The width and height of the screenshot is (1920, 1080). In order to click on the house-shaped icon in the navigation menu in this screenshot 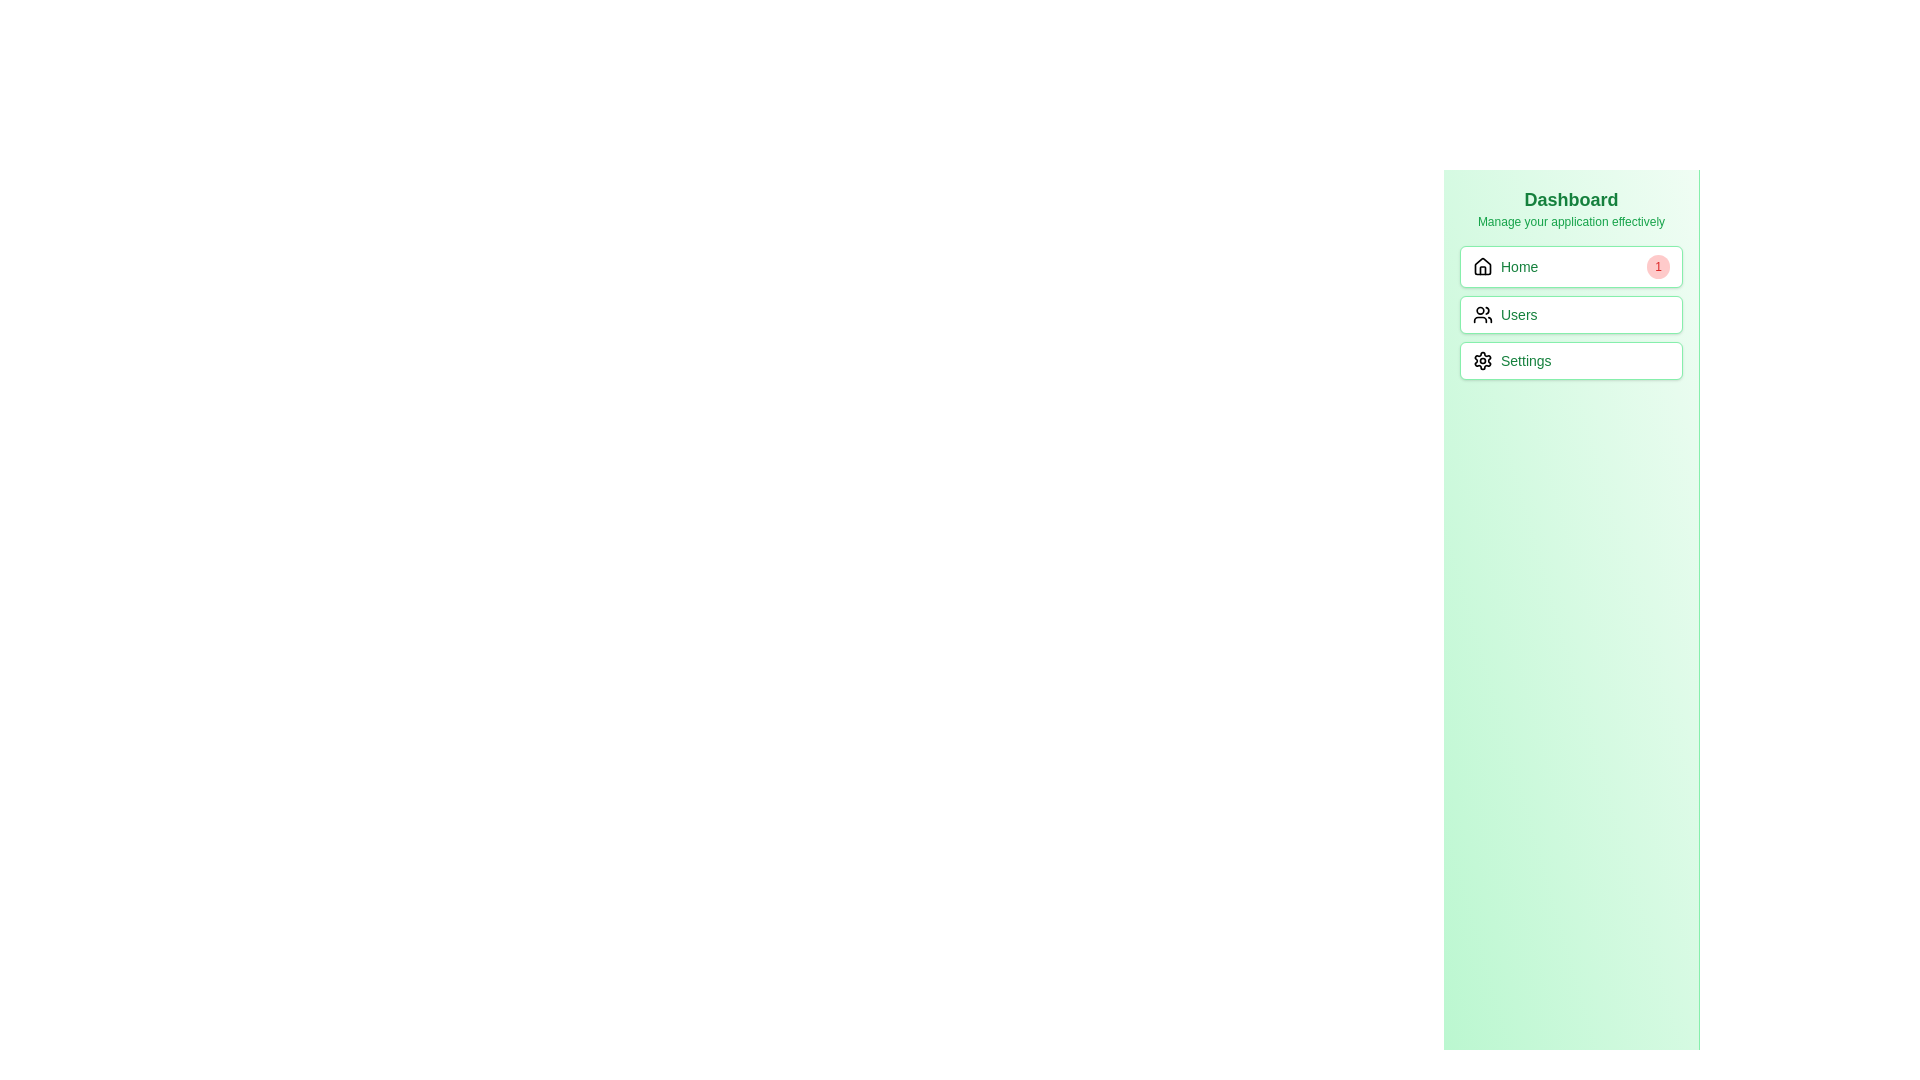, I will do `click(1483, 265)`.